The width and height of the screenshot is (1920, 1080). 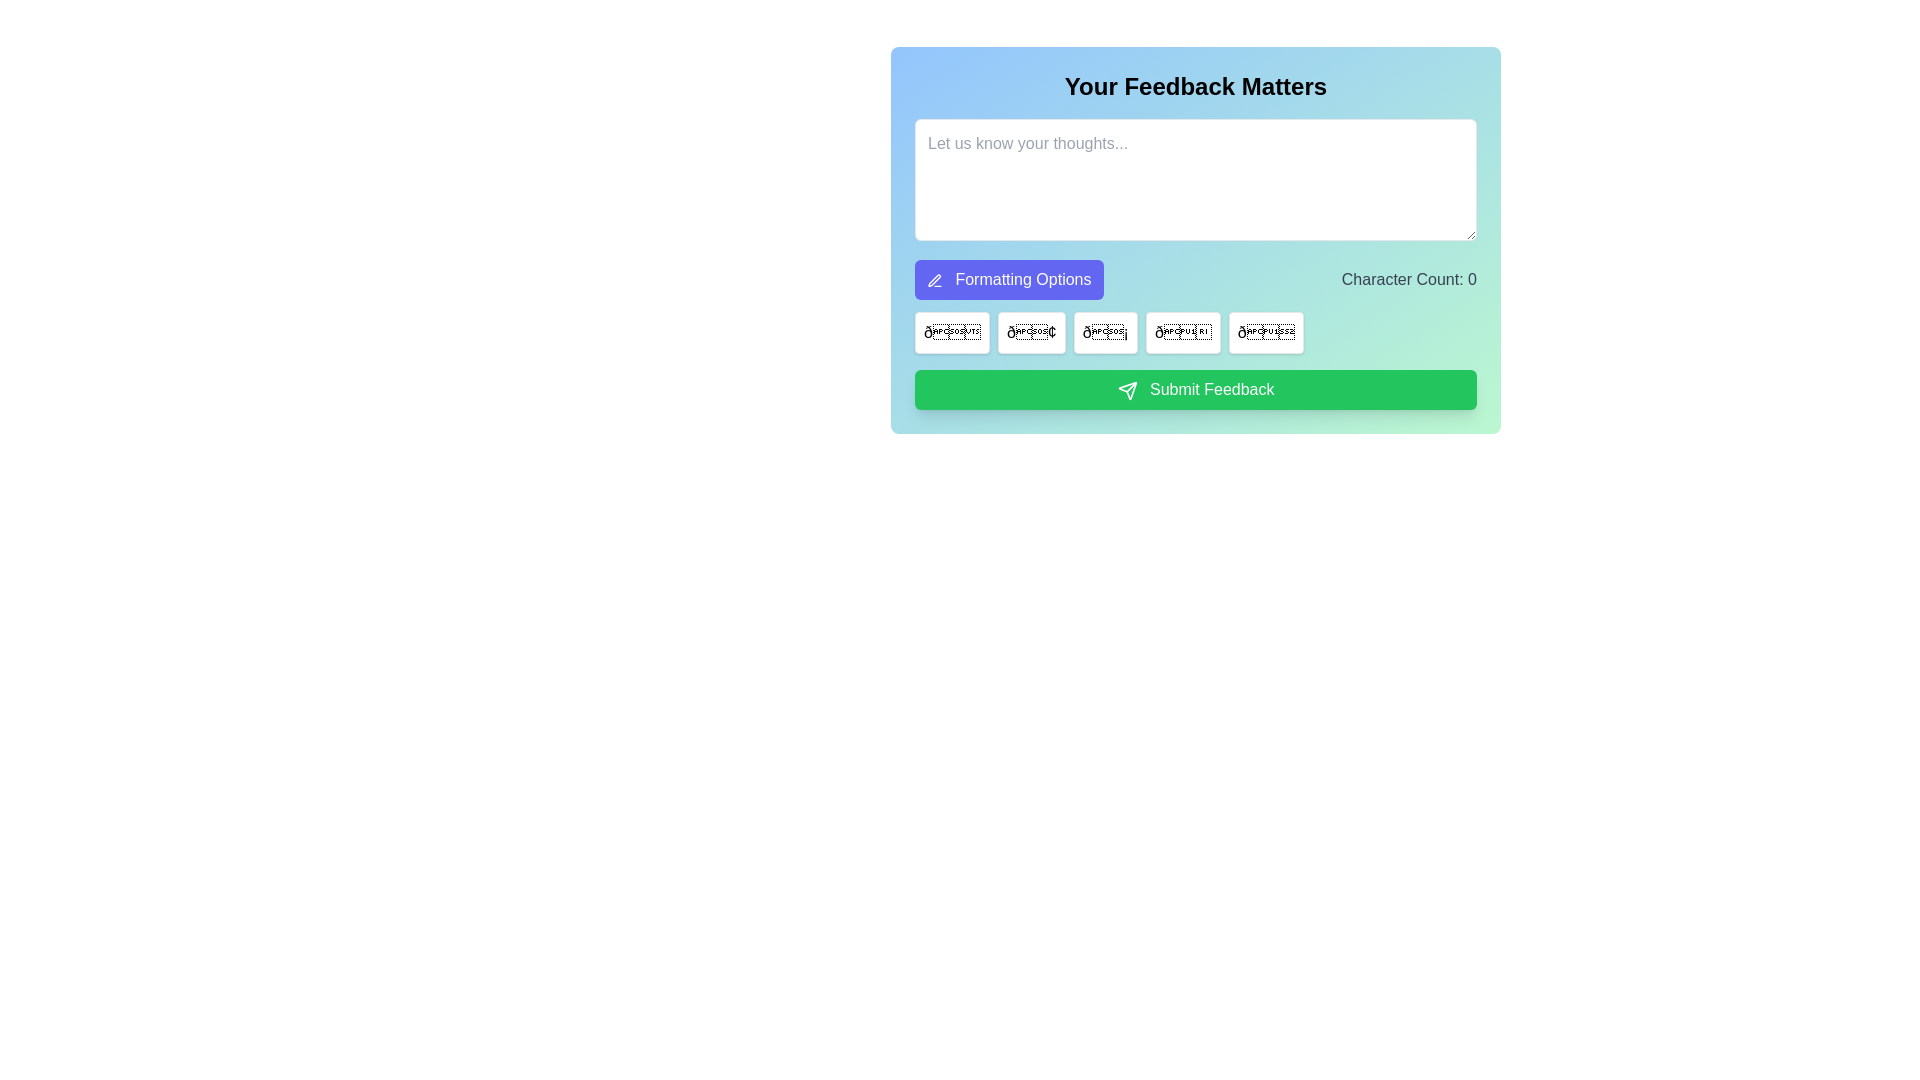 I want to click on the interactive text area for user input, which features a rectangular shape with rounded corners and contains the placeholder text 'Let us know your thoughts...', so click(x=1195, y=239).